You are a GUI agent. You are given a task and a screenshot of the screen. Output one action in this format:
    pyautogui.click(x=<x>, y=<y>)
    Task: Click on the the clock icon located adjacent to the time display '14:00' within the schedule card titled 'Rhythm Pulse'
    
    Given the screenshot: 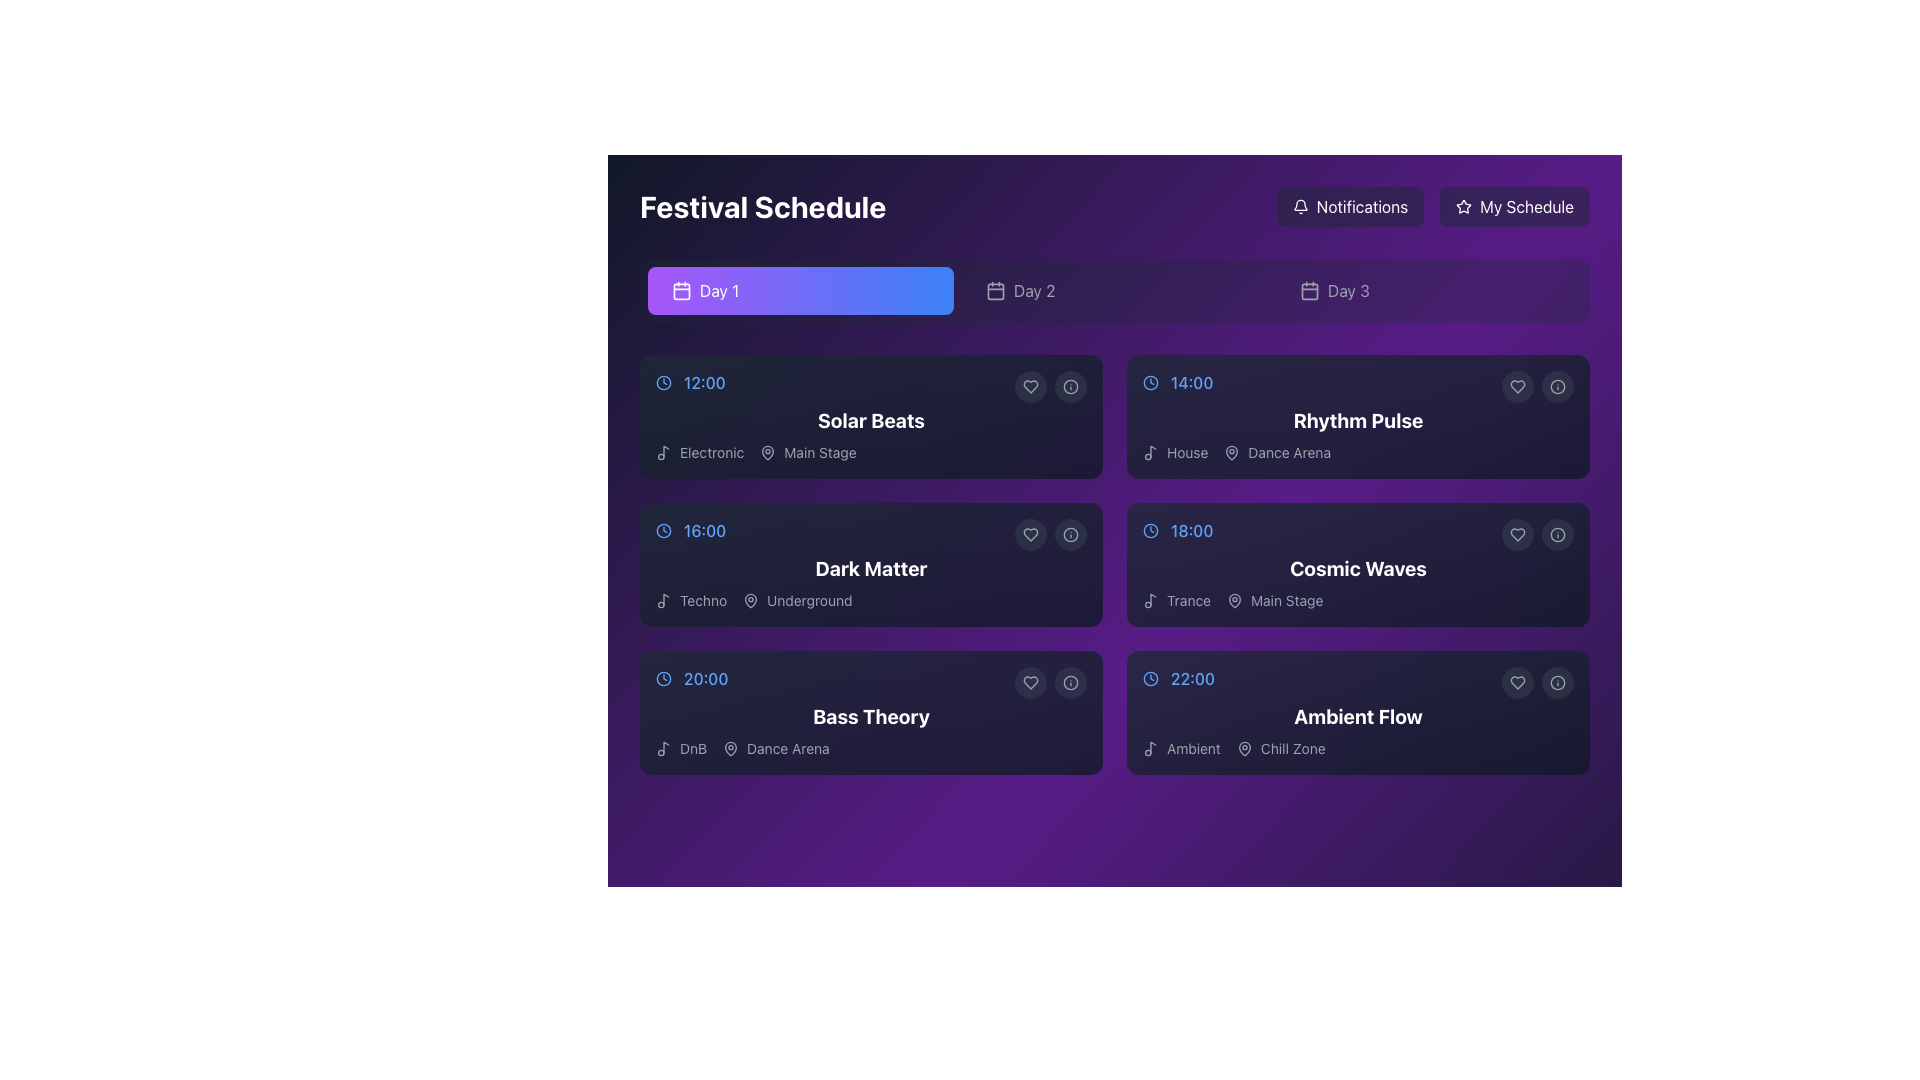 What is the action you would take?
    pyautogui.click(x=1151, y=382)
    